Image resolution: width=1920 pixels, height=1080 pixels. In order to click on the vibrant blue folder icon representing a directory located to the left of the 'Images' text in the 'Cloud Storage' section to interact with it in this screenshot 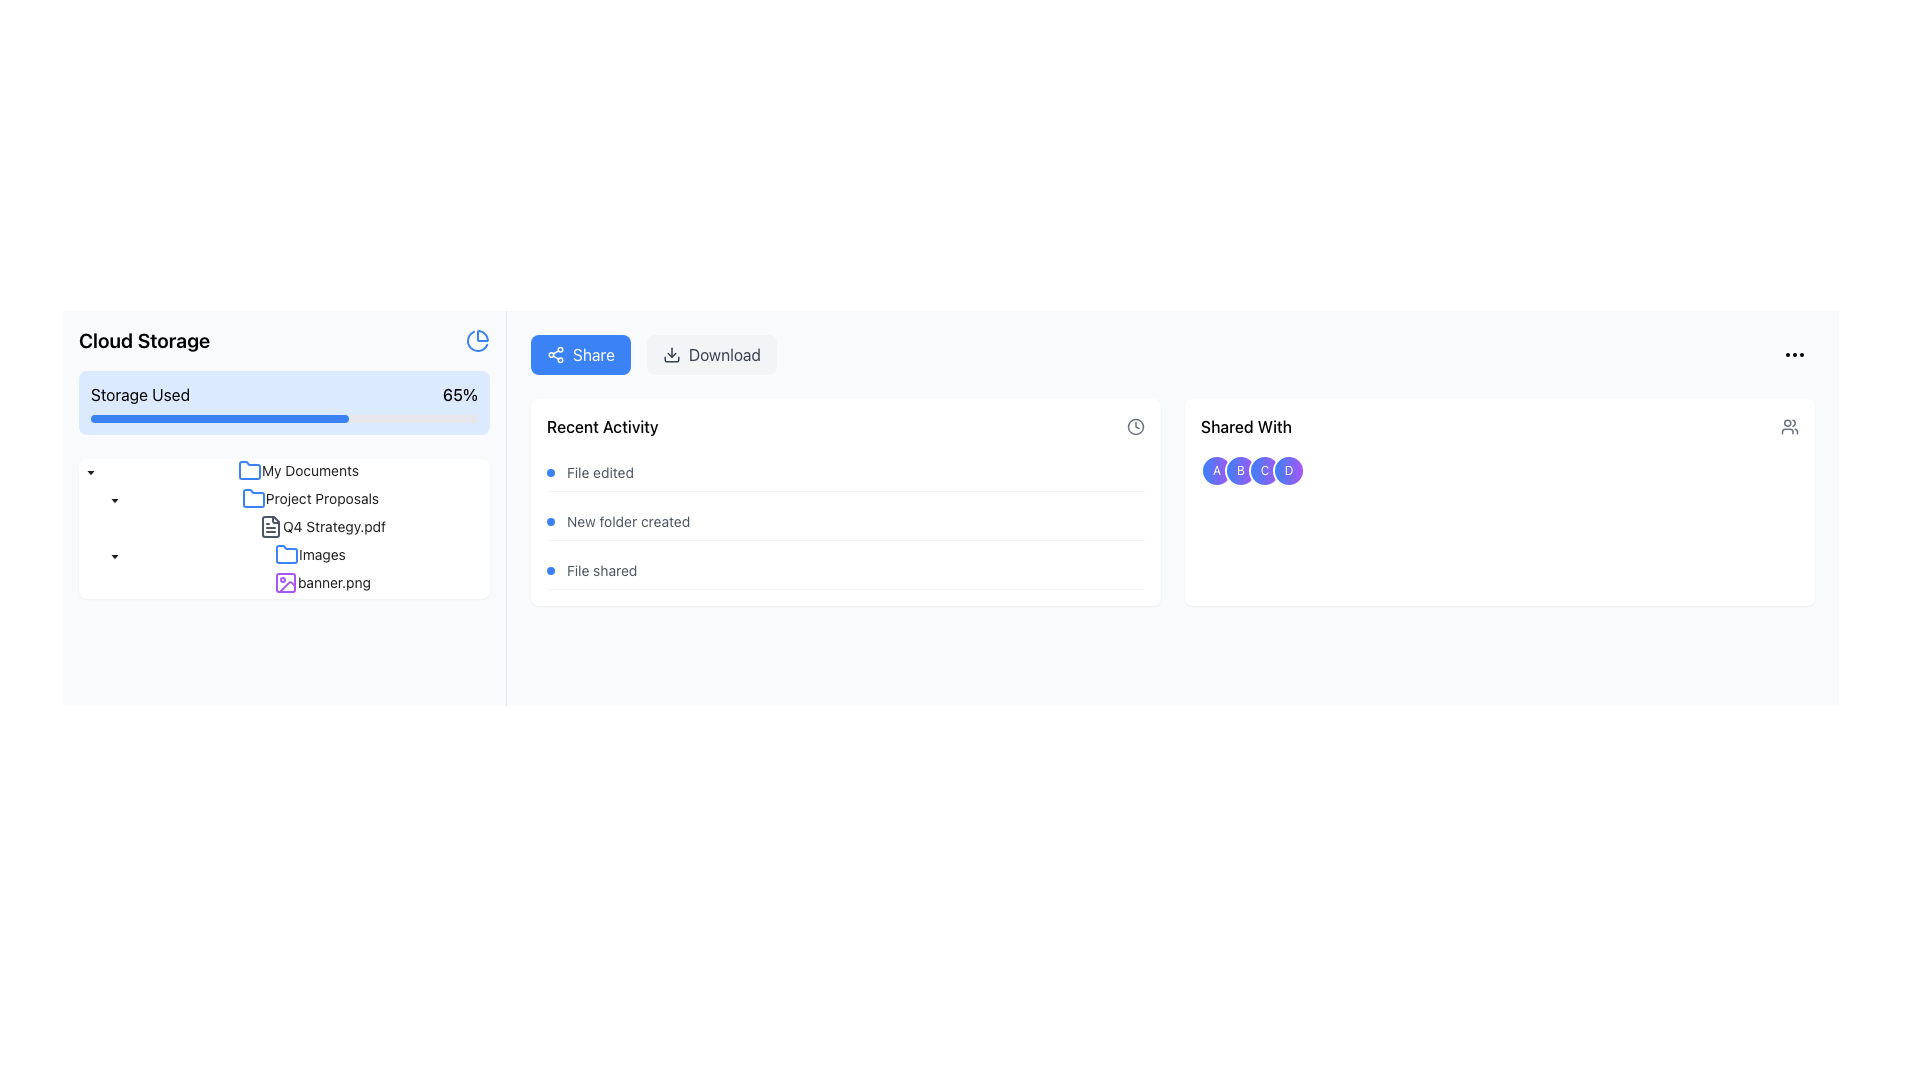, I will do `click(286, 555)`.